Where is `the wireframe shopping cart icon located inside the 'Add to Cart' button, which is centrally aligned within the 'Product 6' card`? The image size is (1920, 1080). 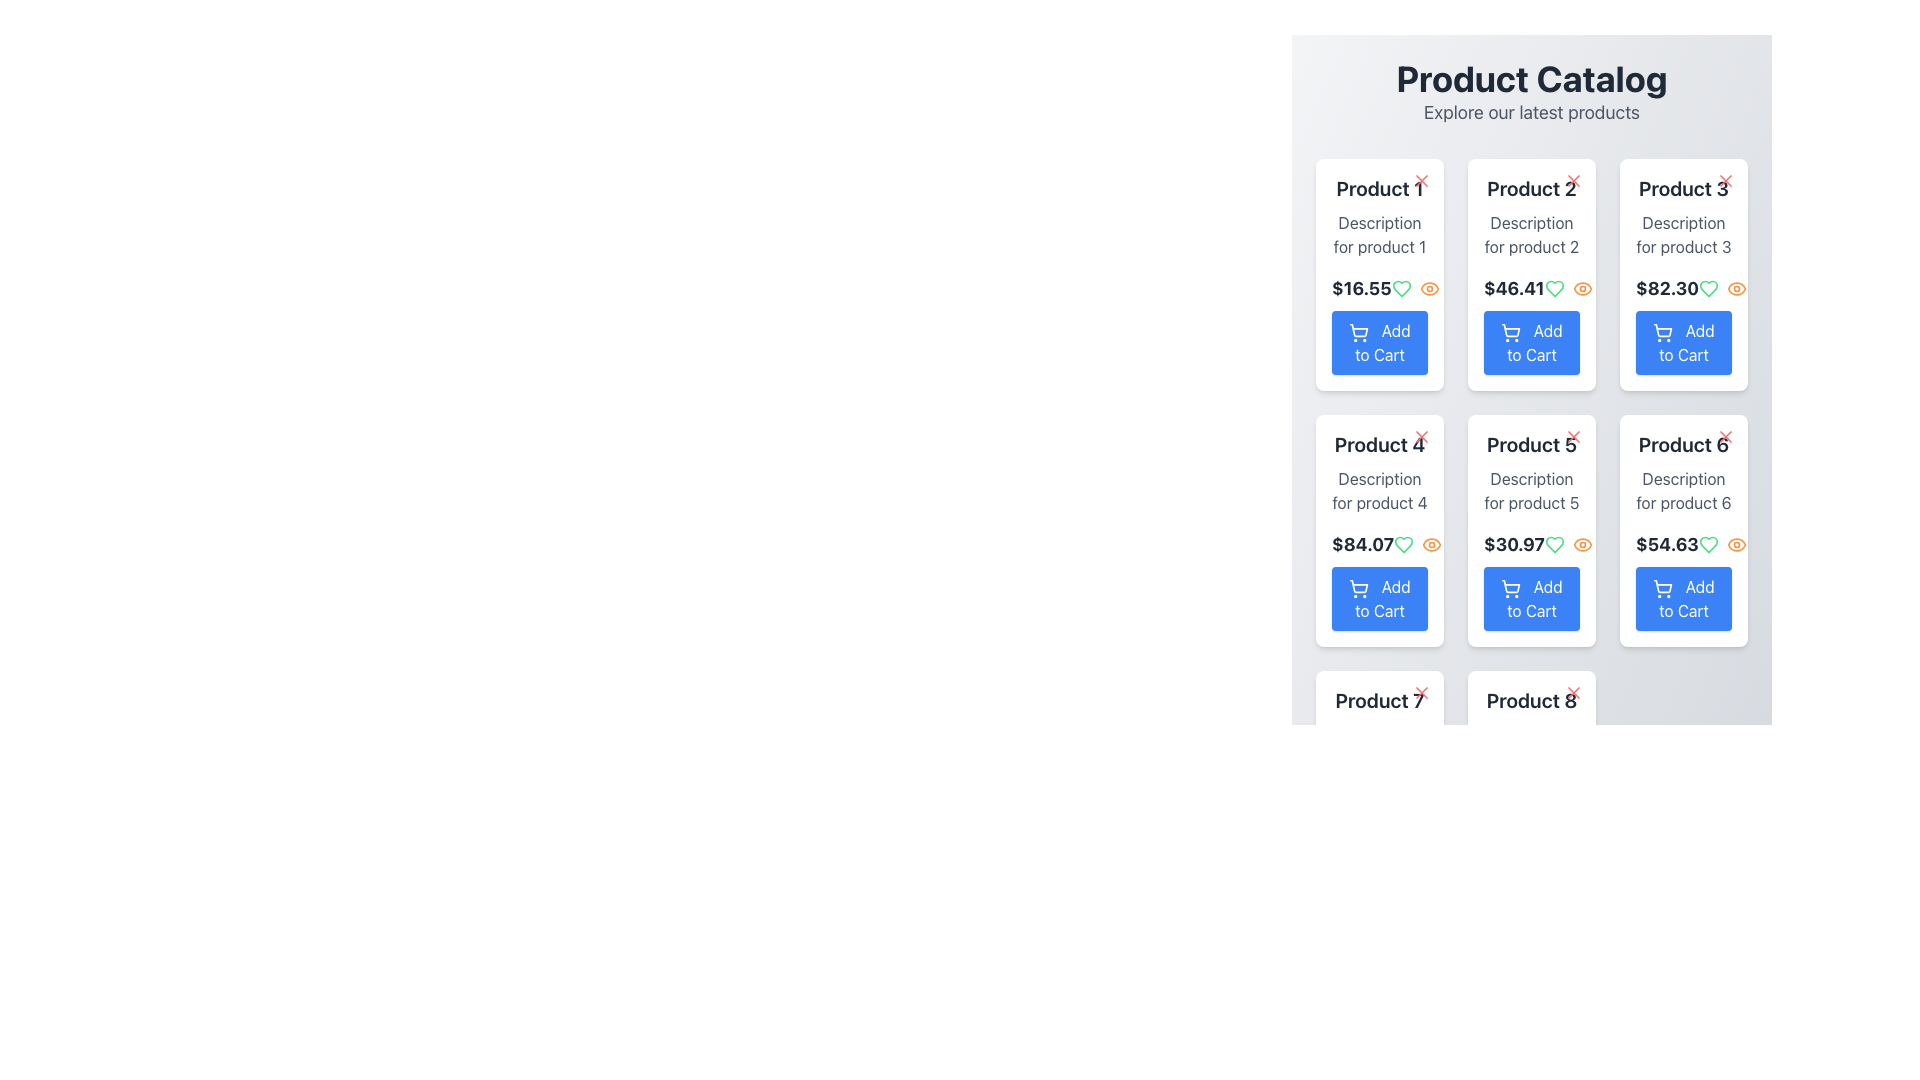 the wireframe shopping cart icon located inside the 'Add to Cart' button, which is centrally aligned within the 'Product 6' card is located at coordinates (1663, 587).